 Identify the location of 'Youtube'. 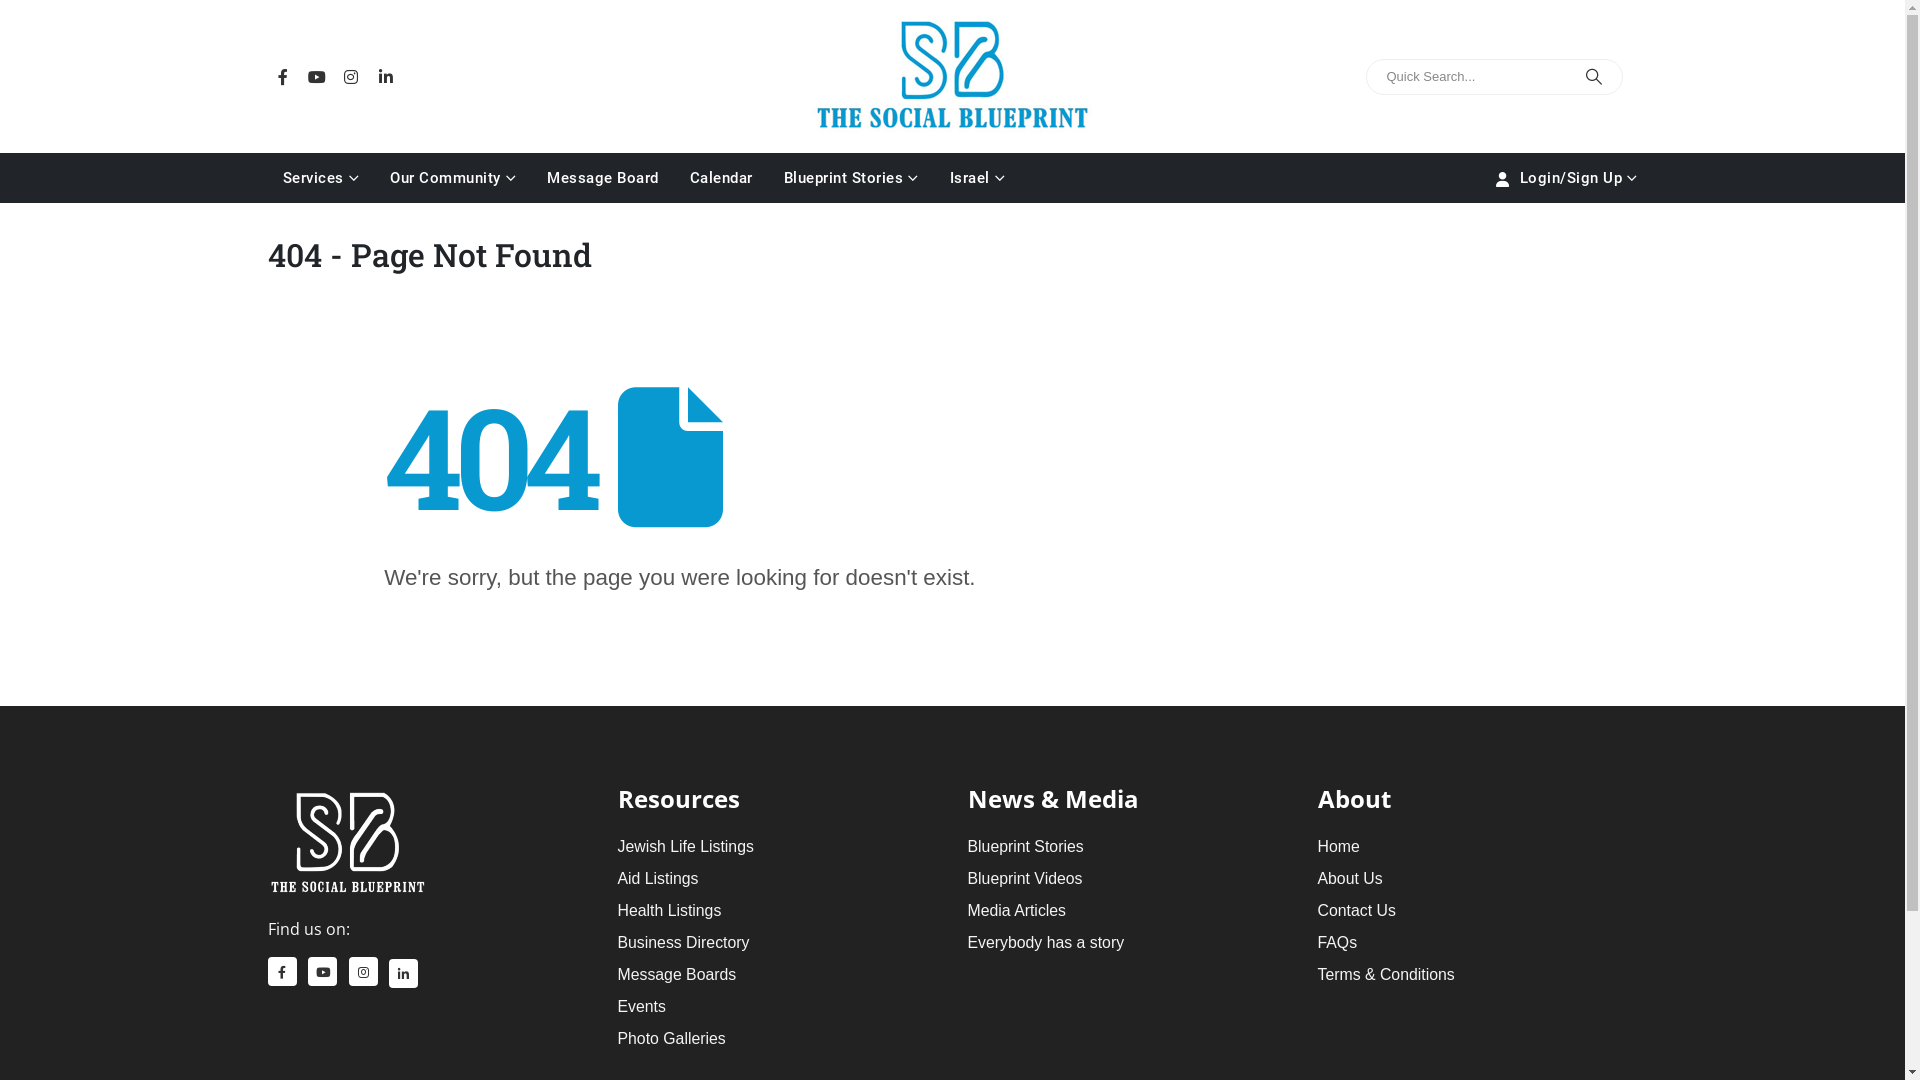
(301, 75).